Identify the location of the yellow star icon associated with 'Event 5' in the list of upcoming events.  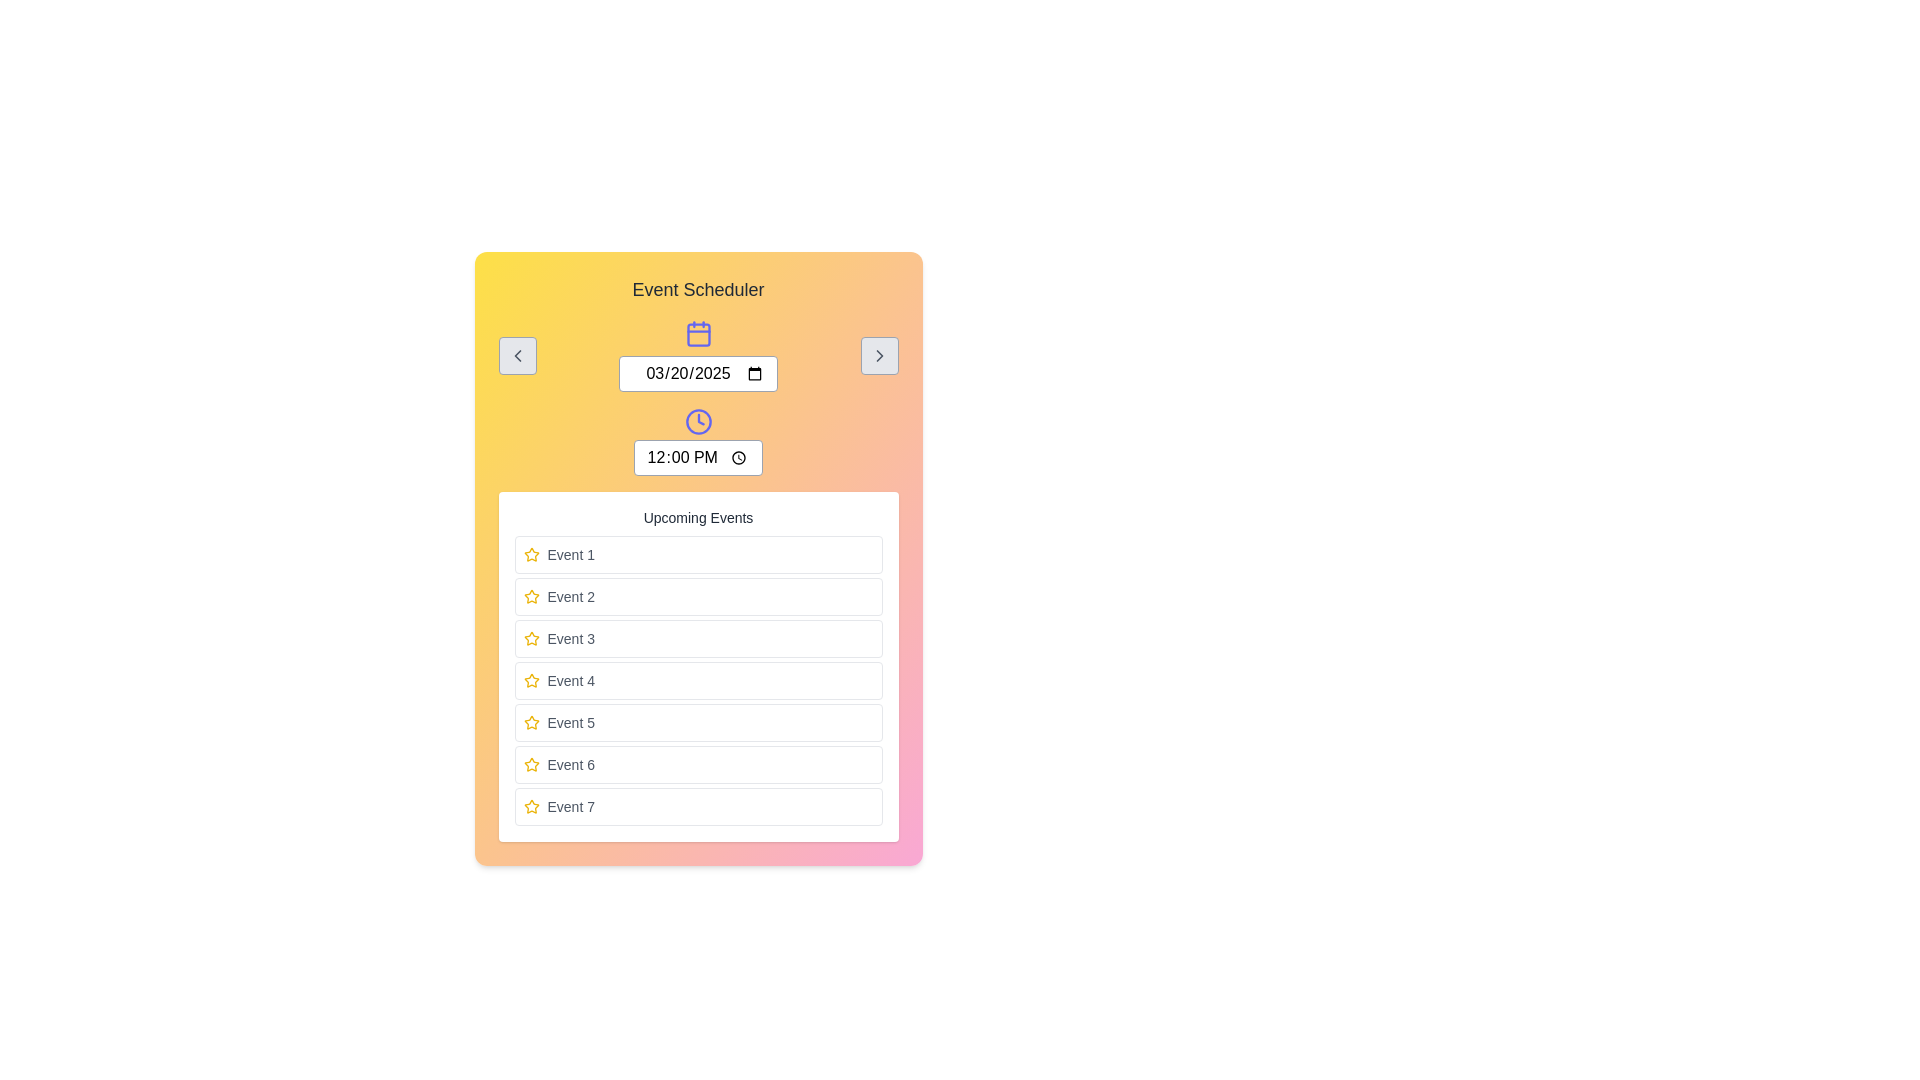
(531, 722).